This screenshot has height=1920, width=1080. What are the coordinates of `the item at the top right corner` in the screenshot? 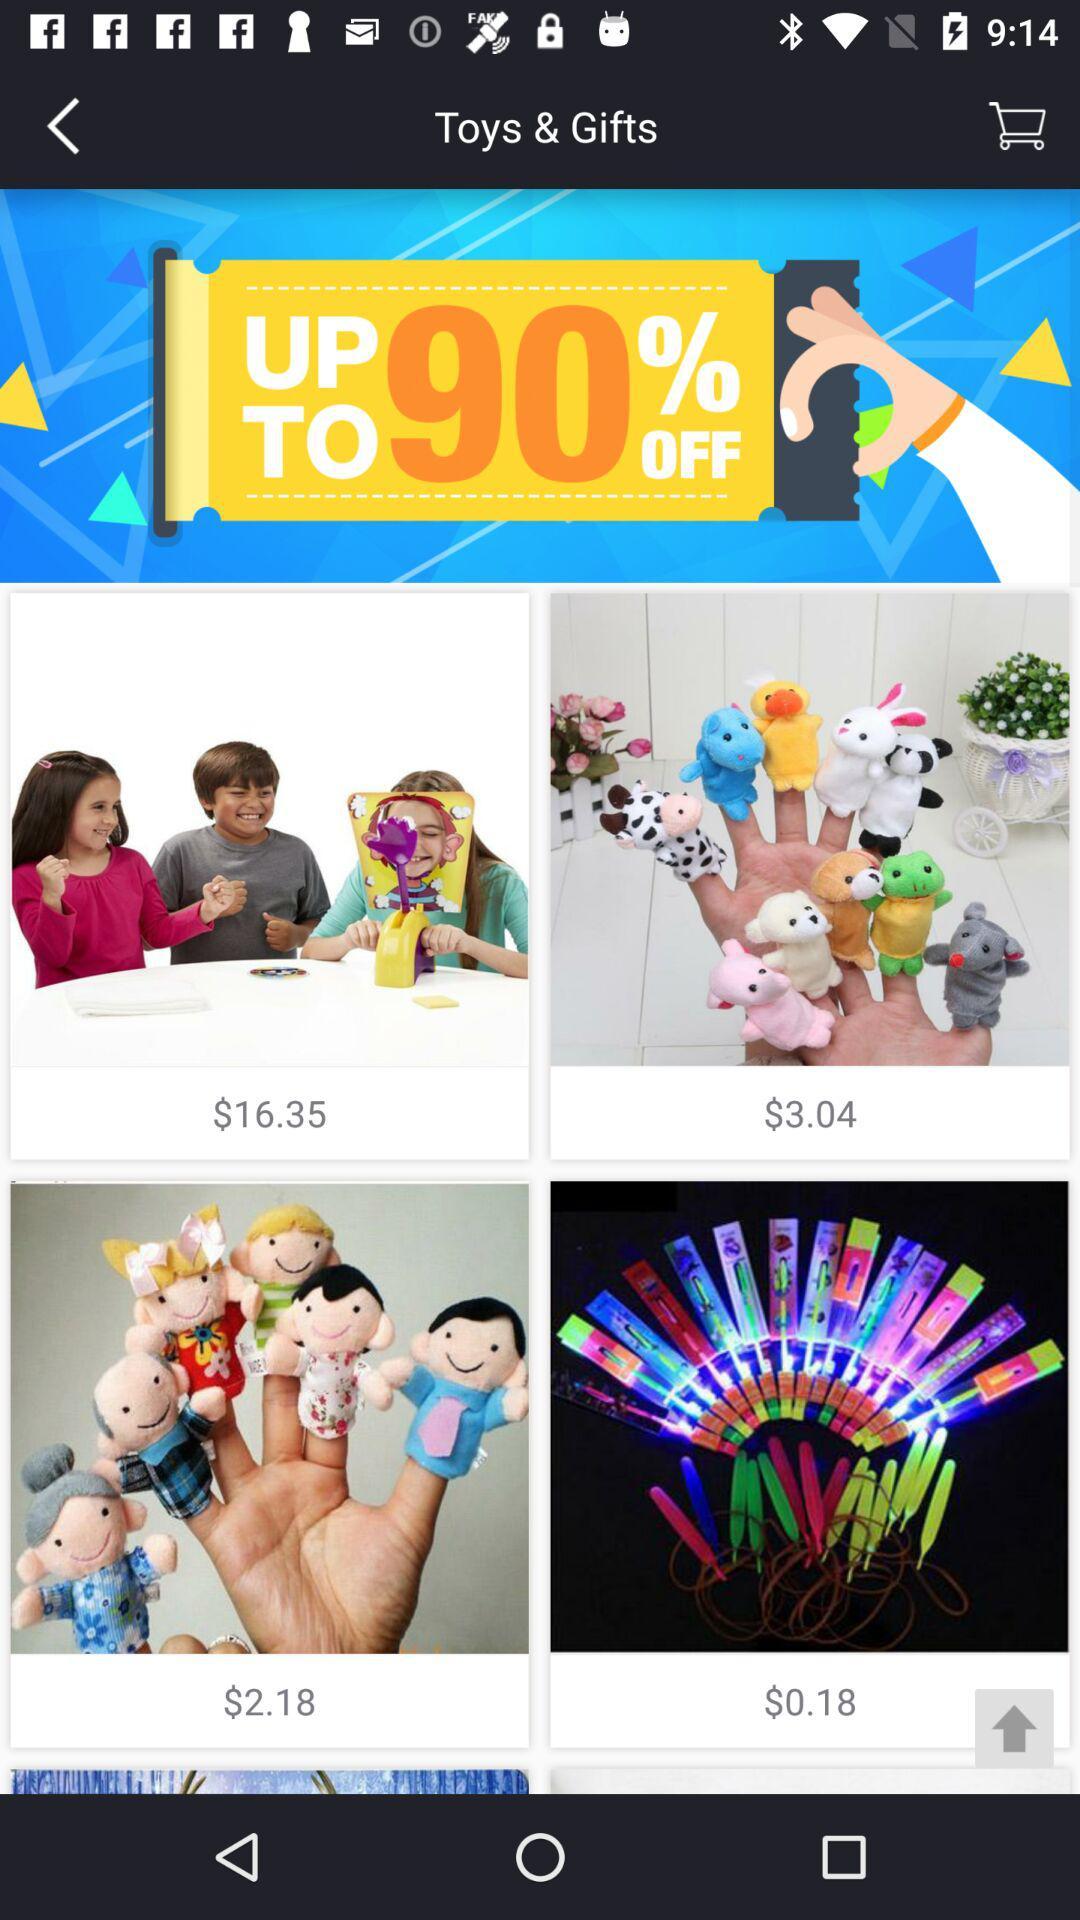 It's located at (1017, 124).